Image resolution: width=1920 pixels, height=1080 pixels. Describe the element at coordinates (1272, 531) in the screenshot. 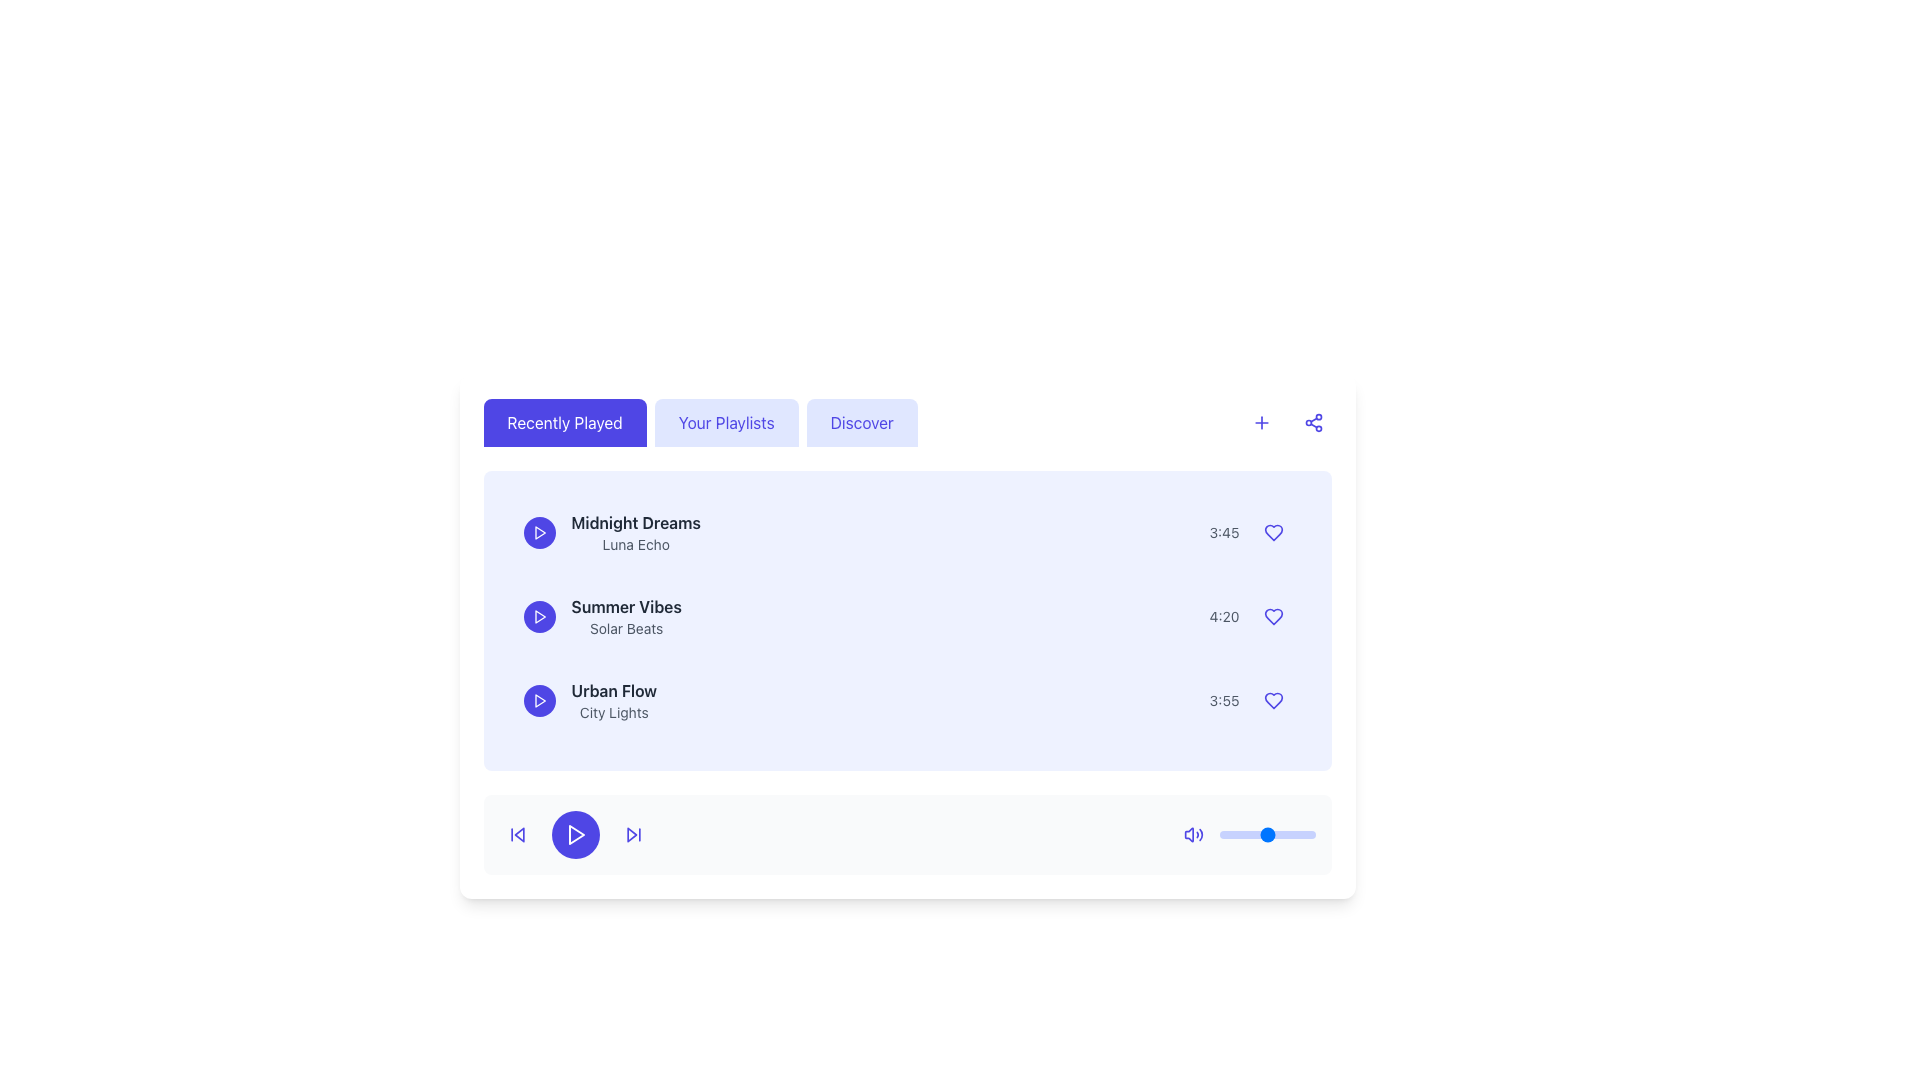

I see `the small, circular light blue button with a heart icon outlined in blue, located in the 'Recently Played' playlist` at that location.